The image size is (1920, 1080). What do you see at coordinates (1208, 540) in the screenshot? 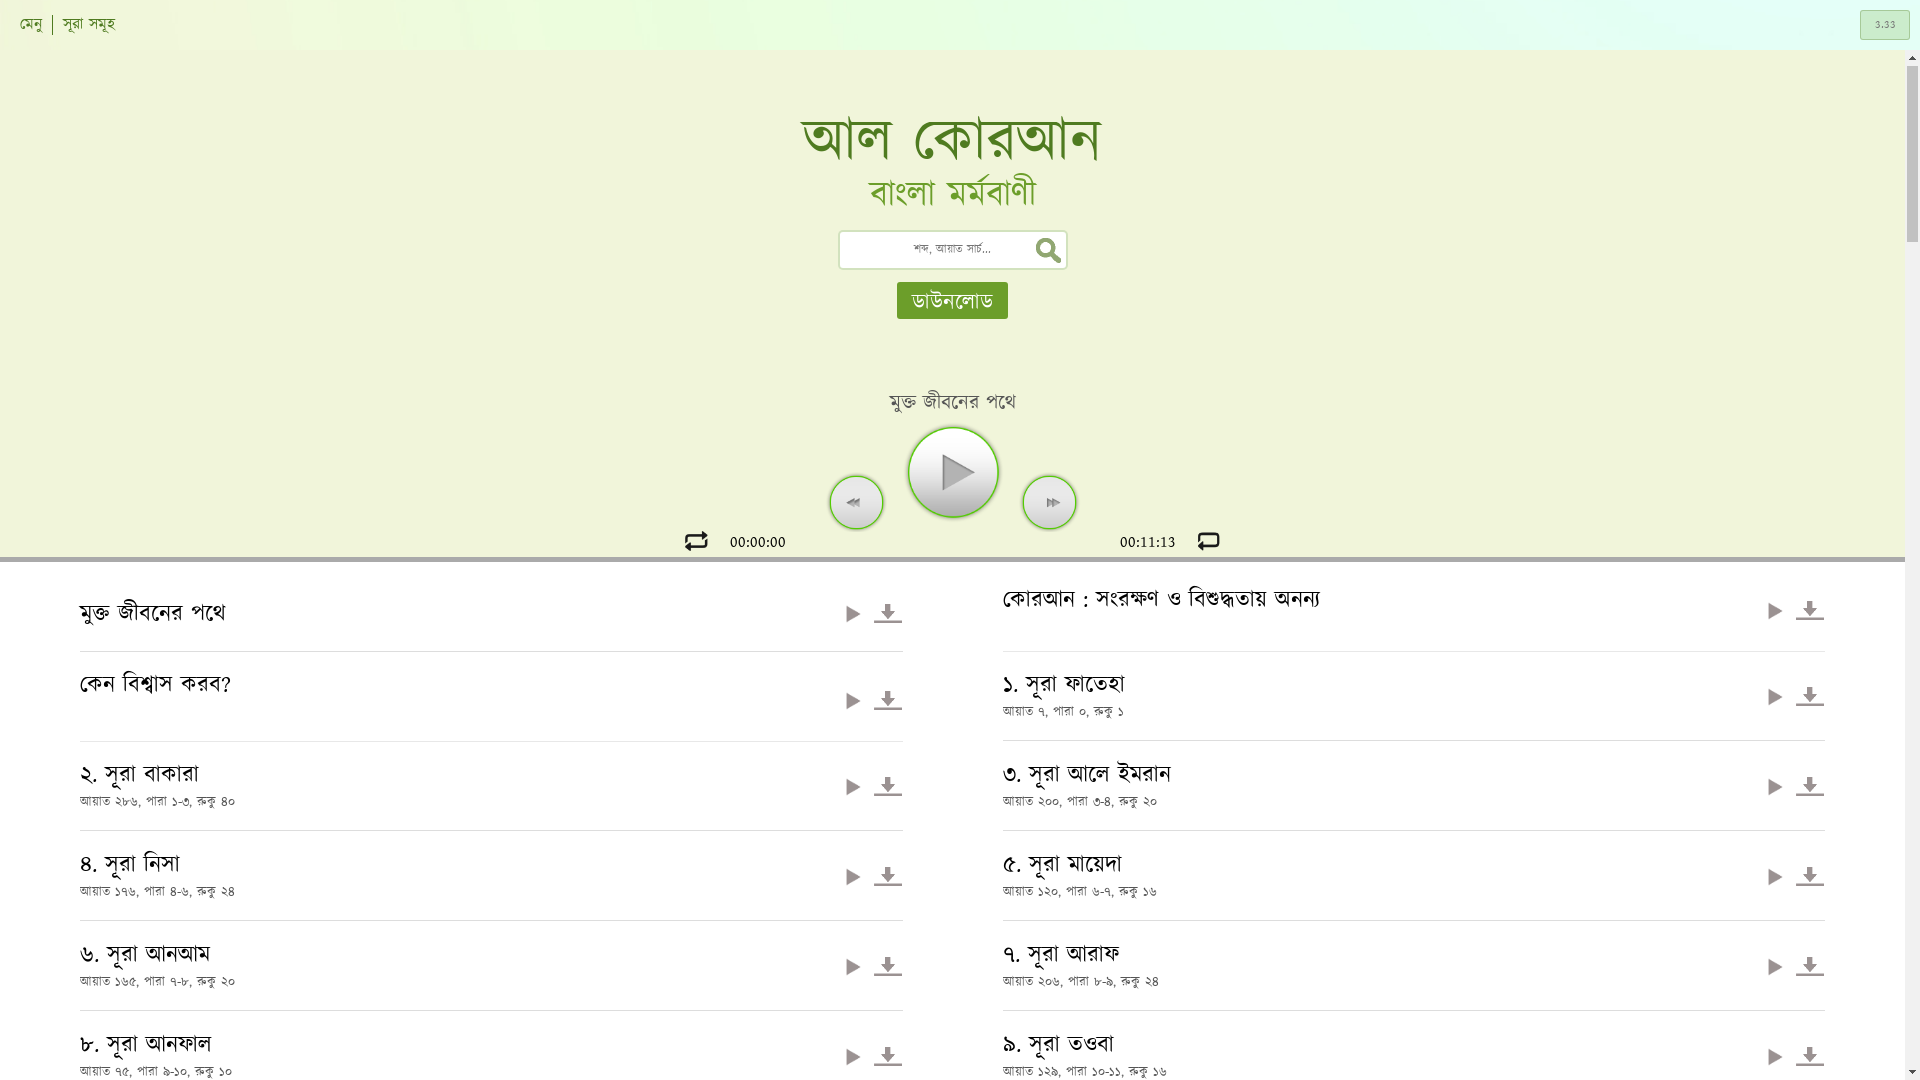
I see `'track by track'` at bounding box center [1208, 540].